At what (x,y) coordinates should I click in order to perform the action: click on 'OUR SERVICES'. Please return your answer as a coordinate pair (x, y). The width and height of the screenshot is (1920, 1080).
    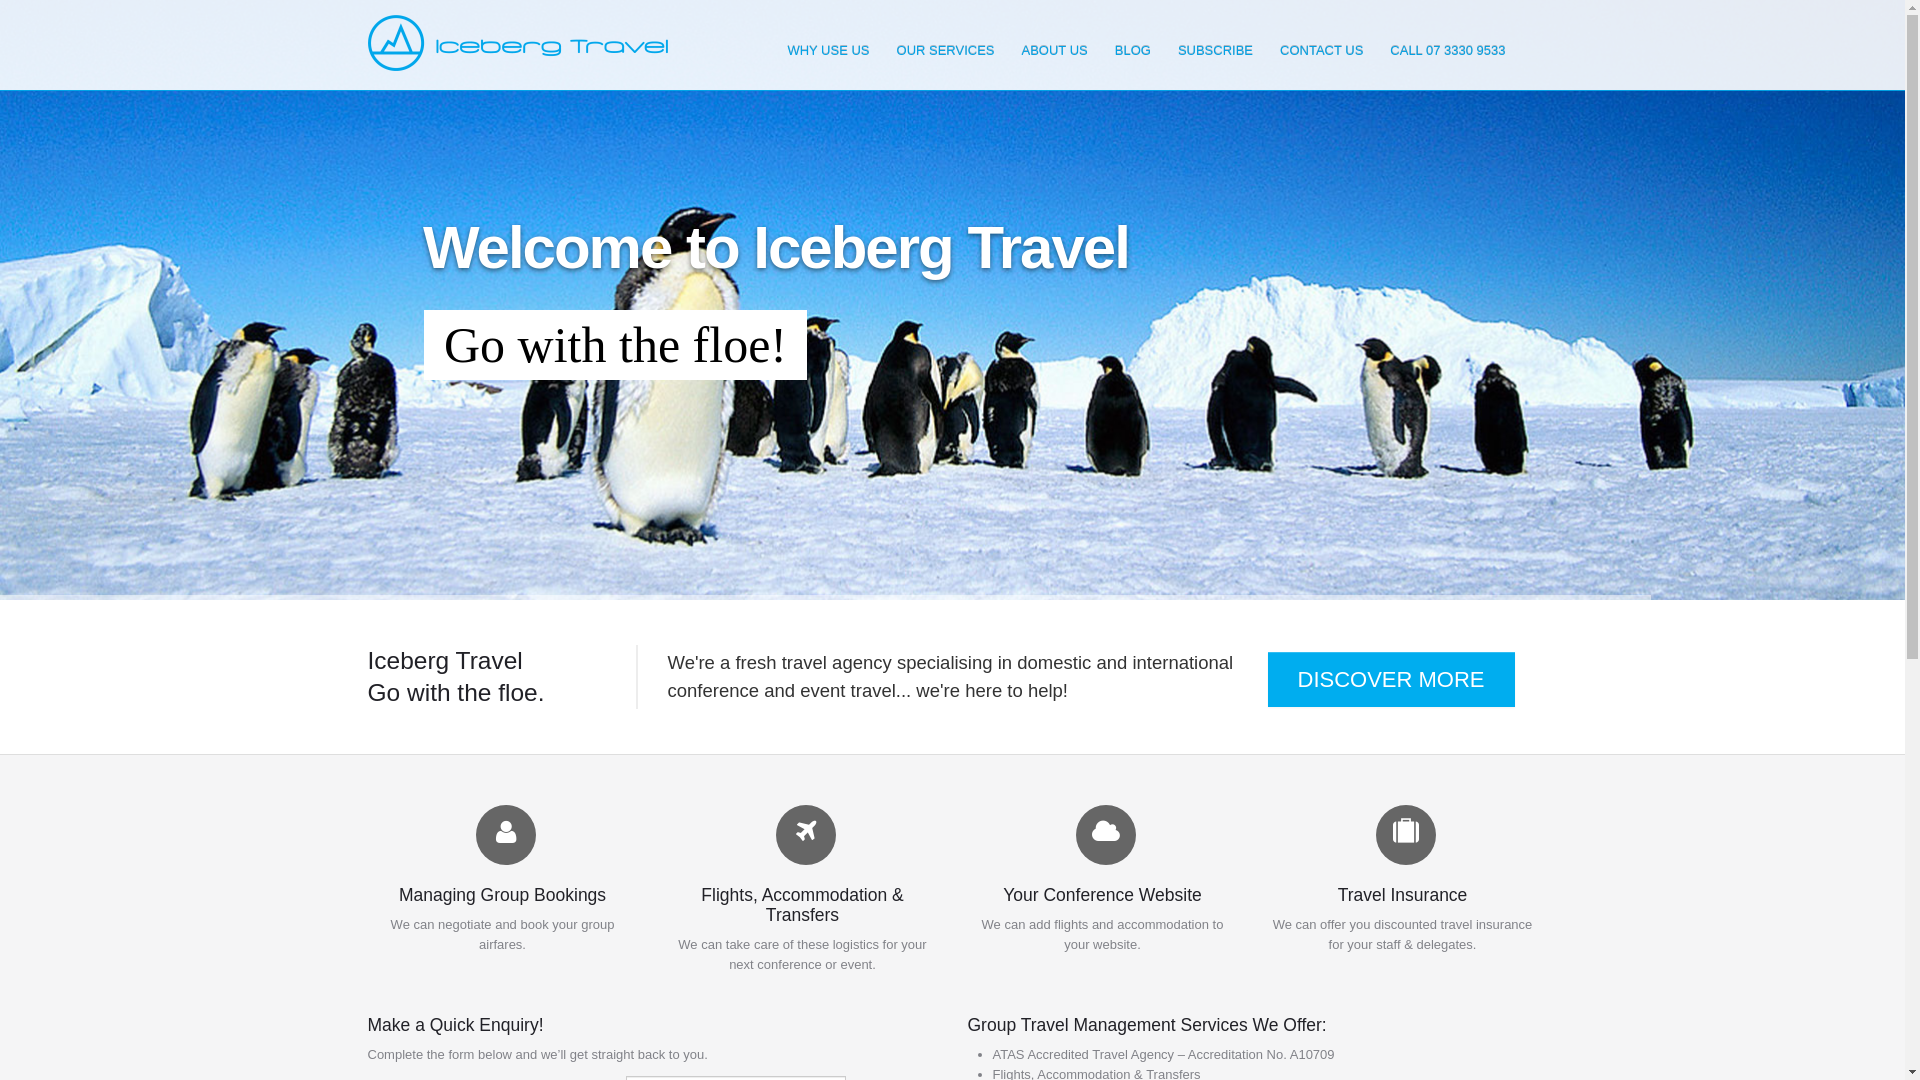
    Looking at the image, I should click on (944, 49).